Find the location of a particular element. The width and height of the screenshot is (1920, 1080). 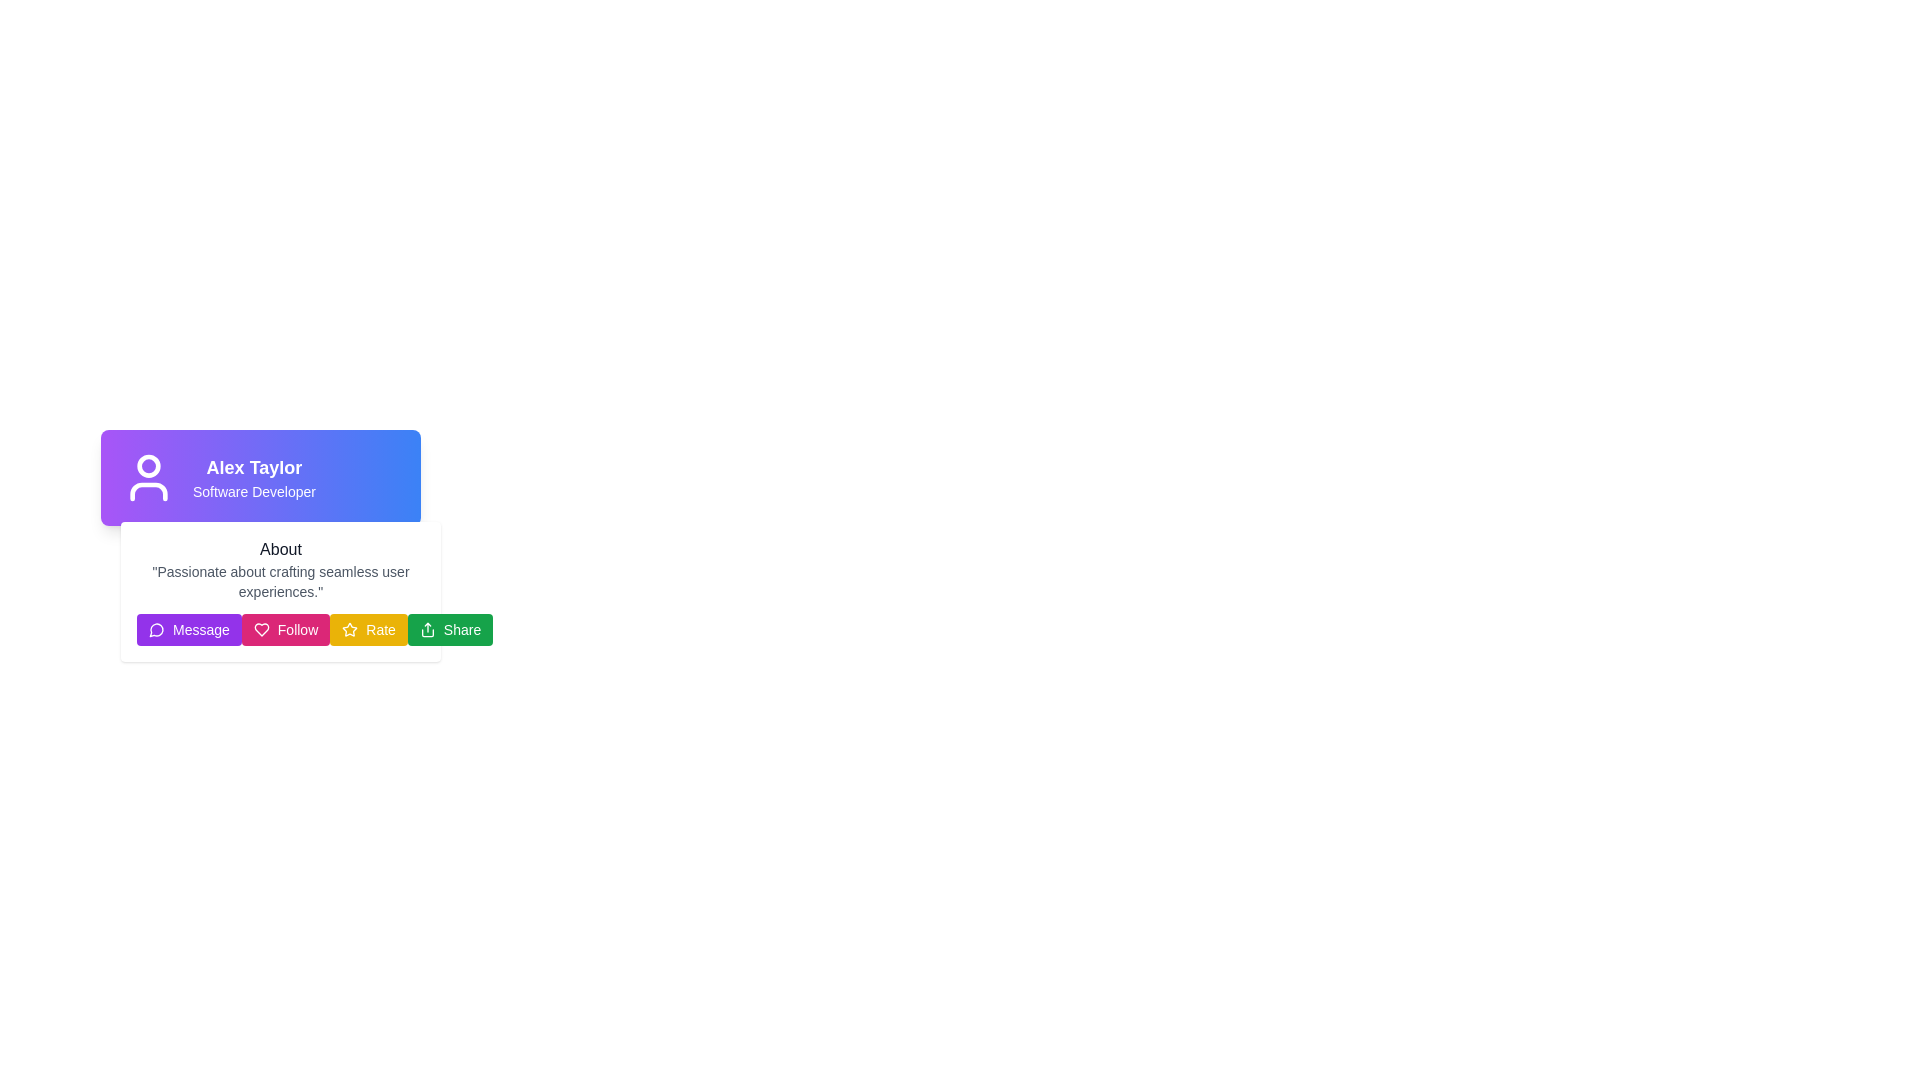

the share button located at the end of the horizontal list of buttons below the profile card is located at coordinates (449, 628).